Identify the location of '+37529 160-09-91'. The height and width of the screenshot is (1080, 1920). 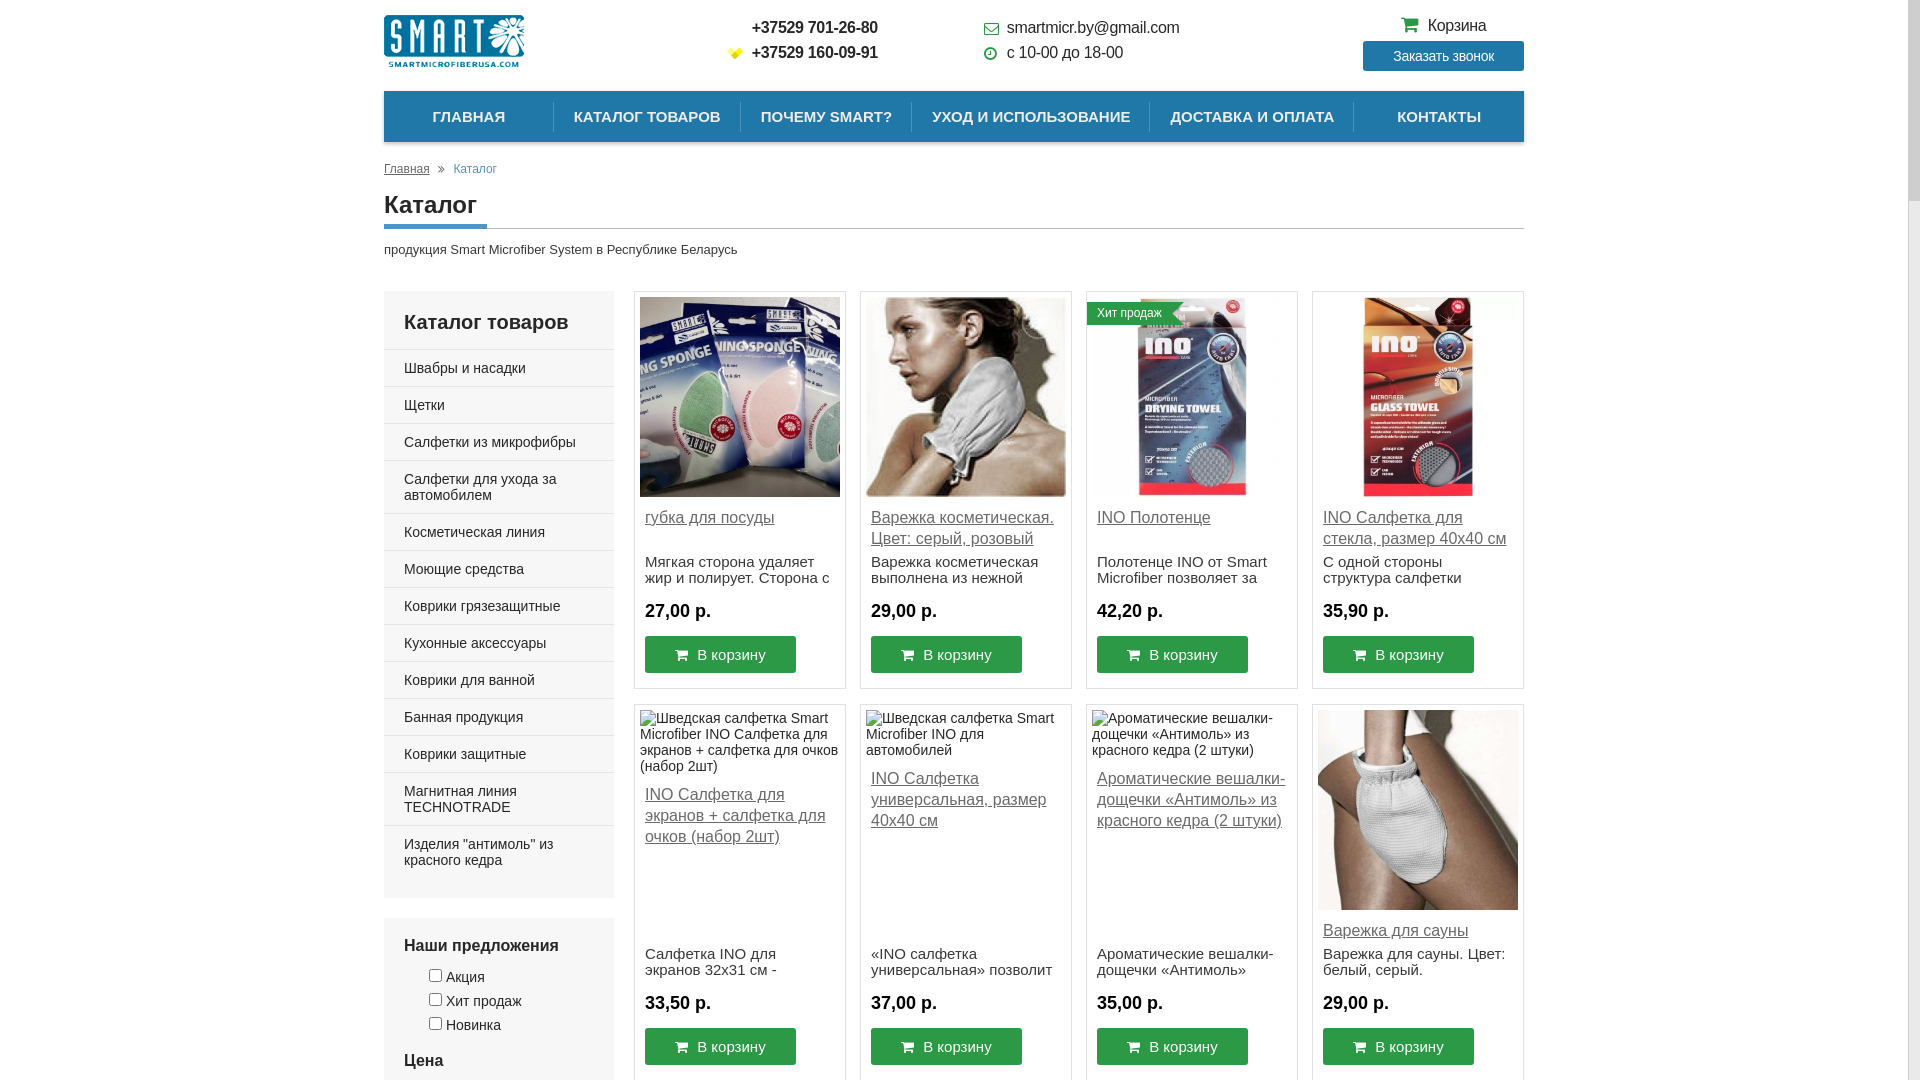
(802, 51).